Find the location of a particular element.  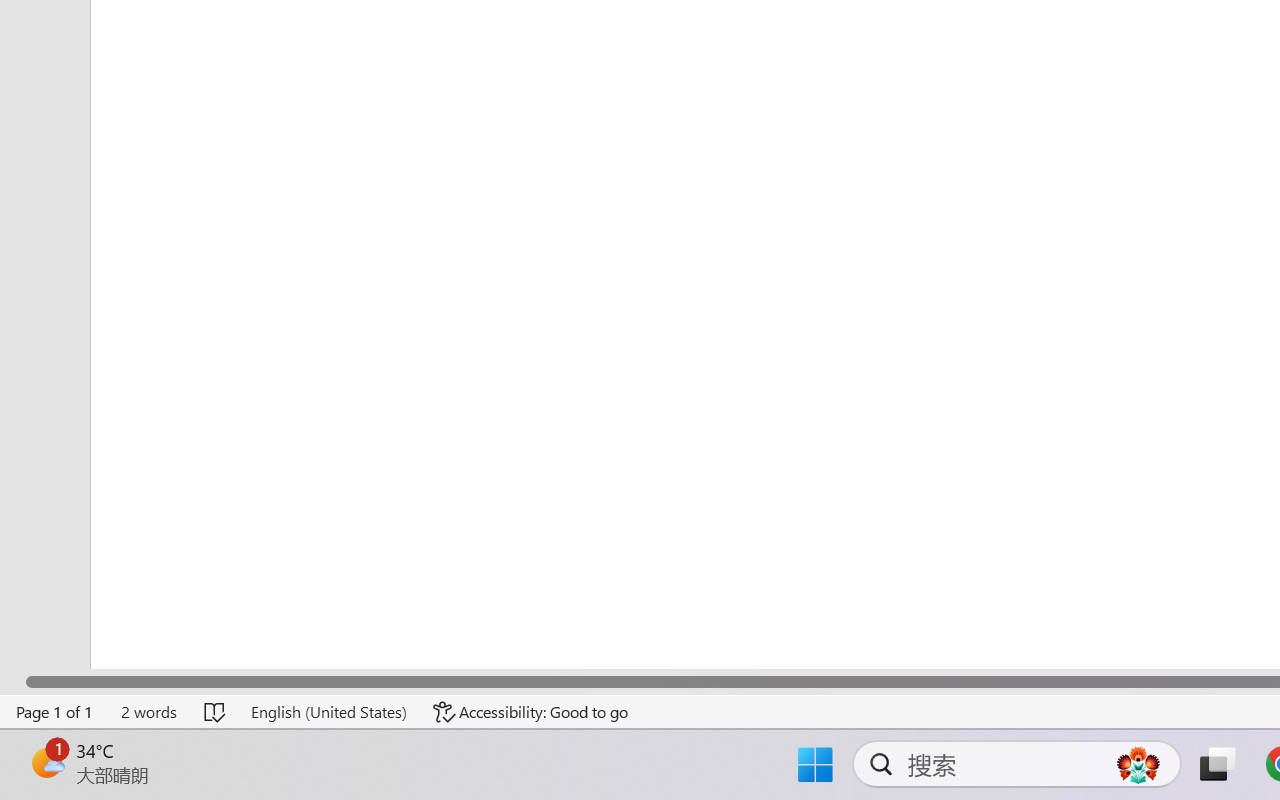

'Accessibility Checker Accessibility: Good to go' is located at coordinates (531, 711).